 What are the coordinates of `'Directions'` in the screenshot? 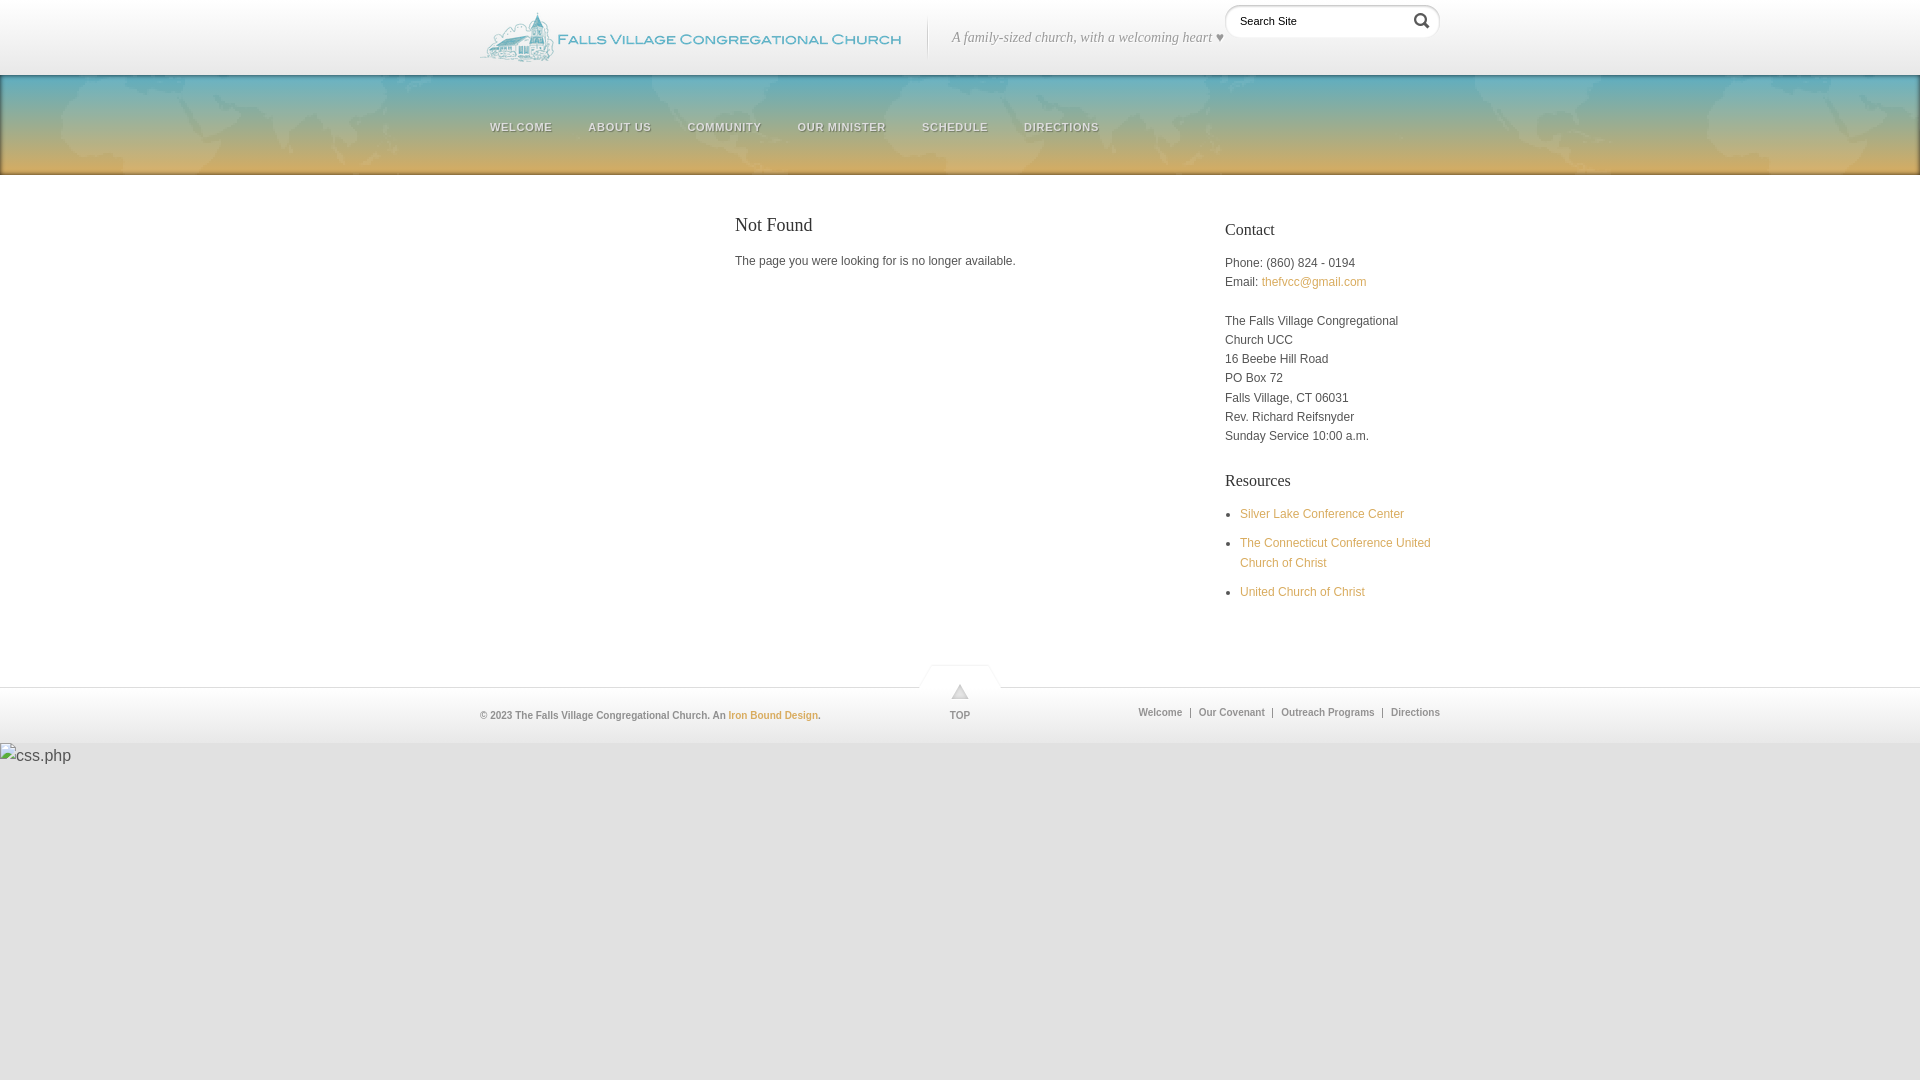 It's located at (1410, 712).